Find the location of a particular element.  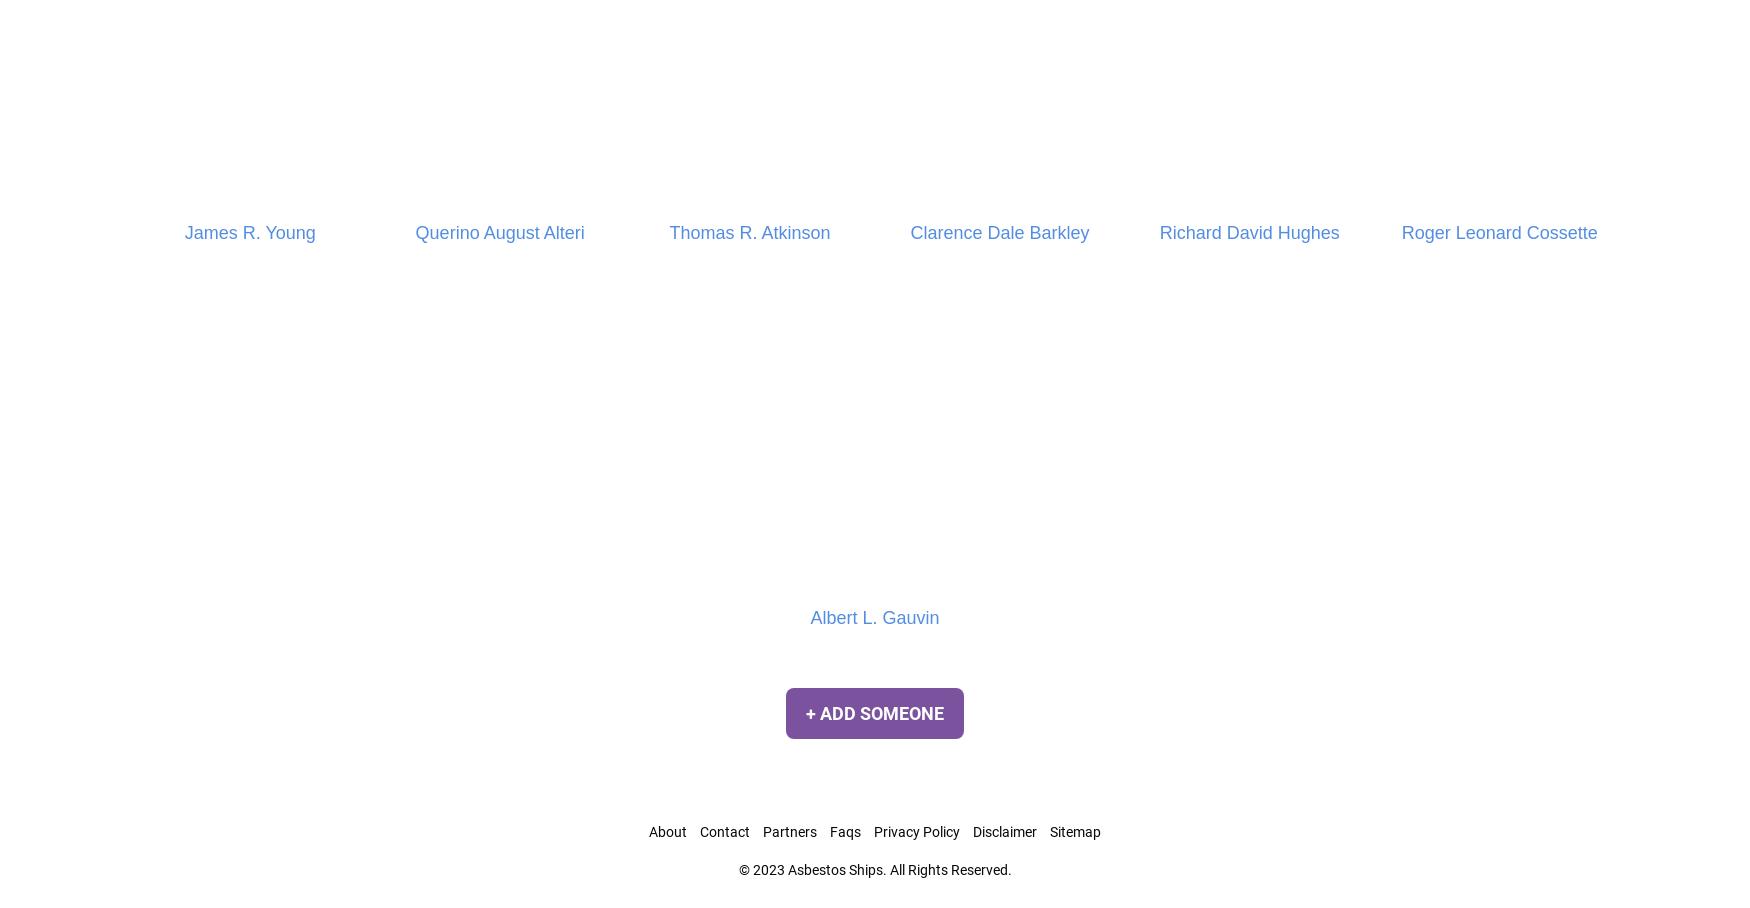

'Richard David Hughes' is located at coordinates (1248, 230).